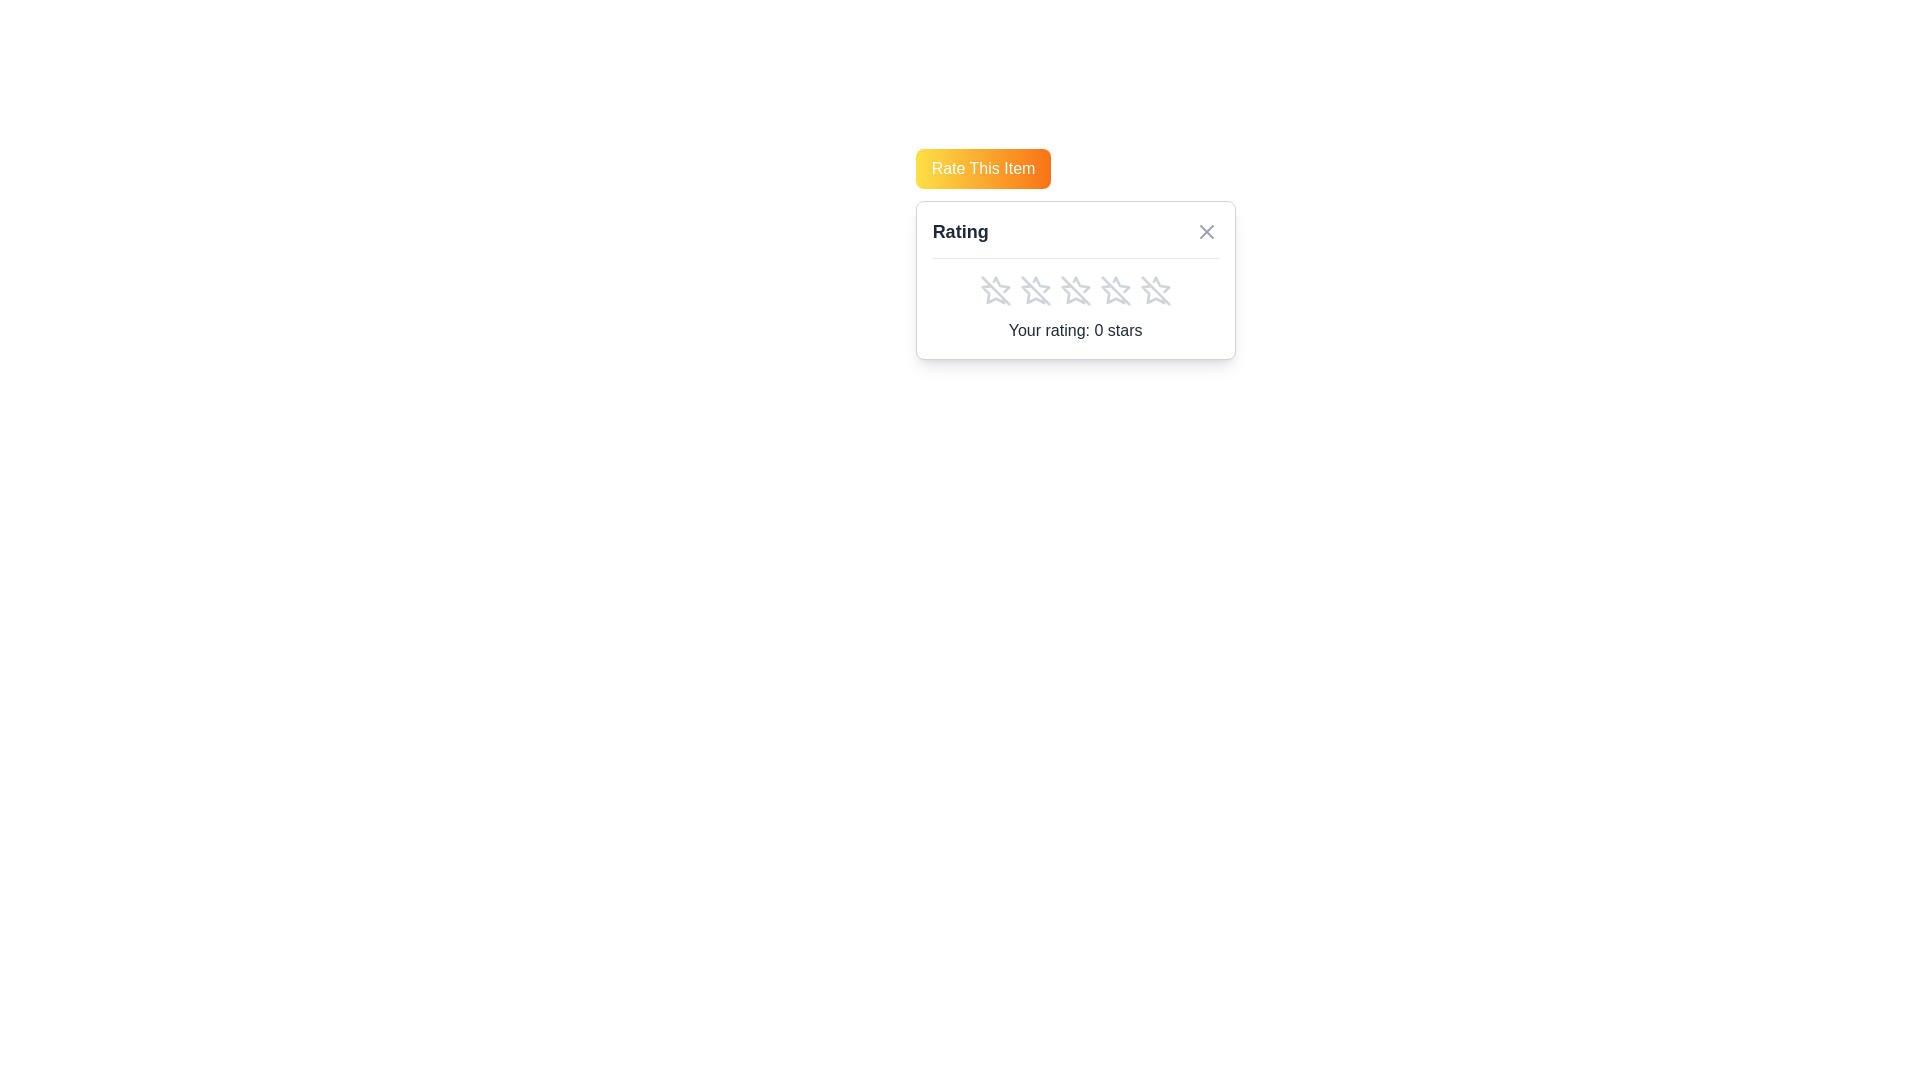 The height and width of the screenshot is (1080, 1920). I want to click on the fifth star in the rating section, so click(1114, 290).